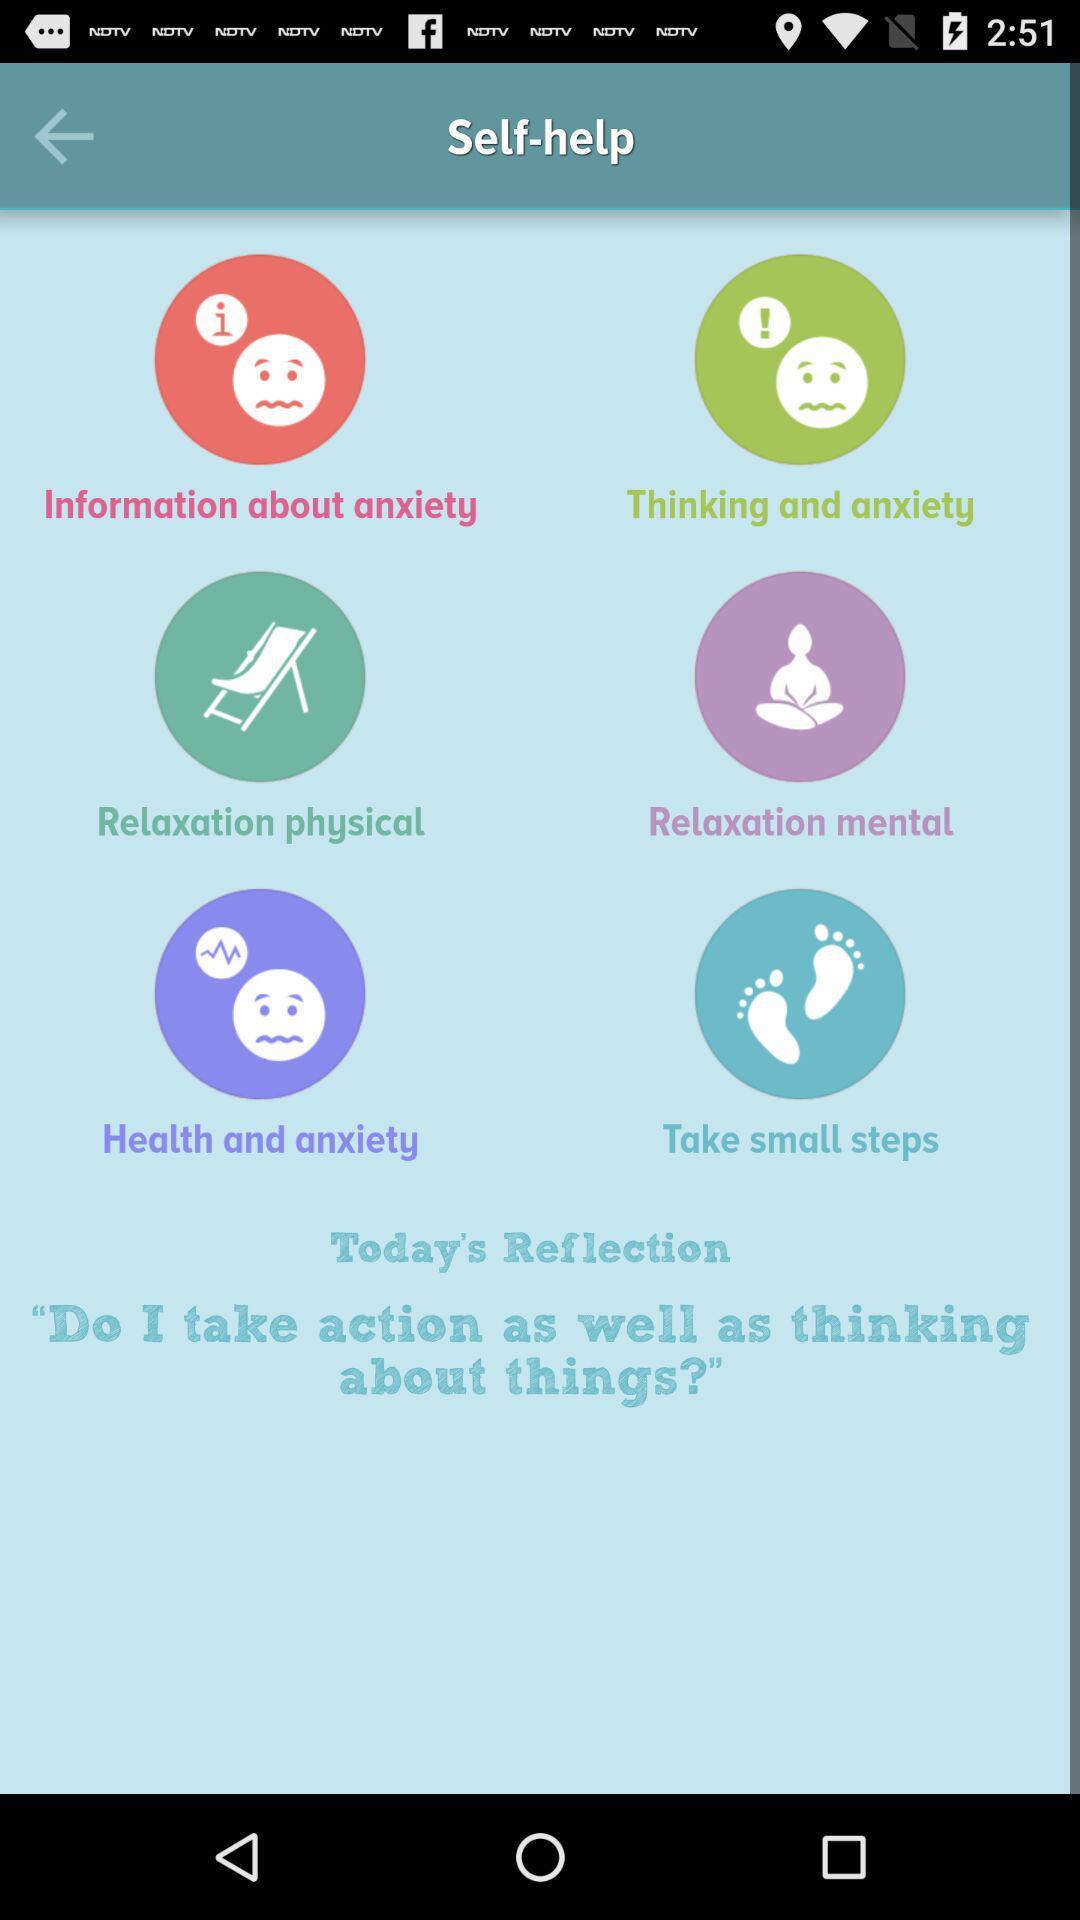 The height and width of the screenshot is (1920, 1080). Describe the element at coordinates (270, 389) in the screenshot. I see `the item to the left of the thinking and anxiety item` at that location.